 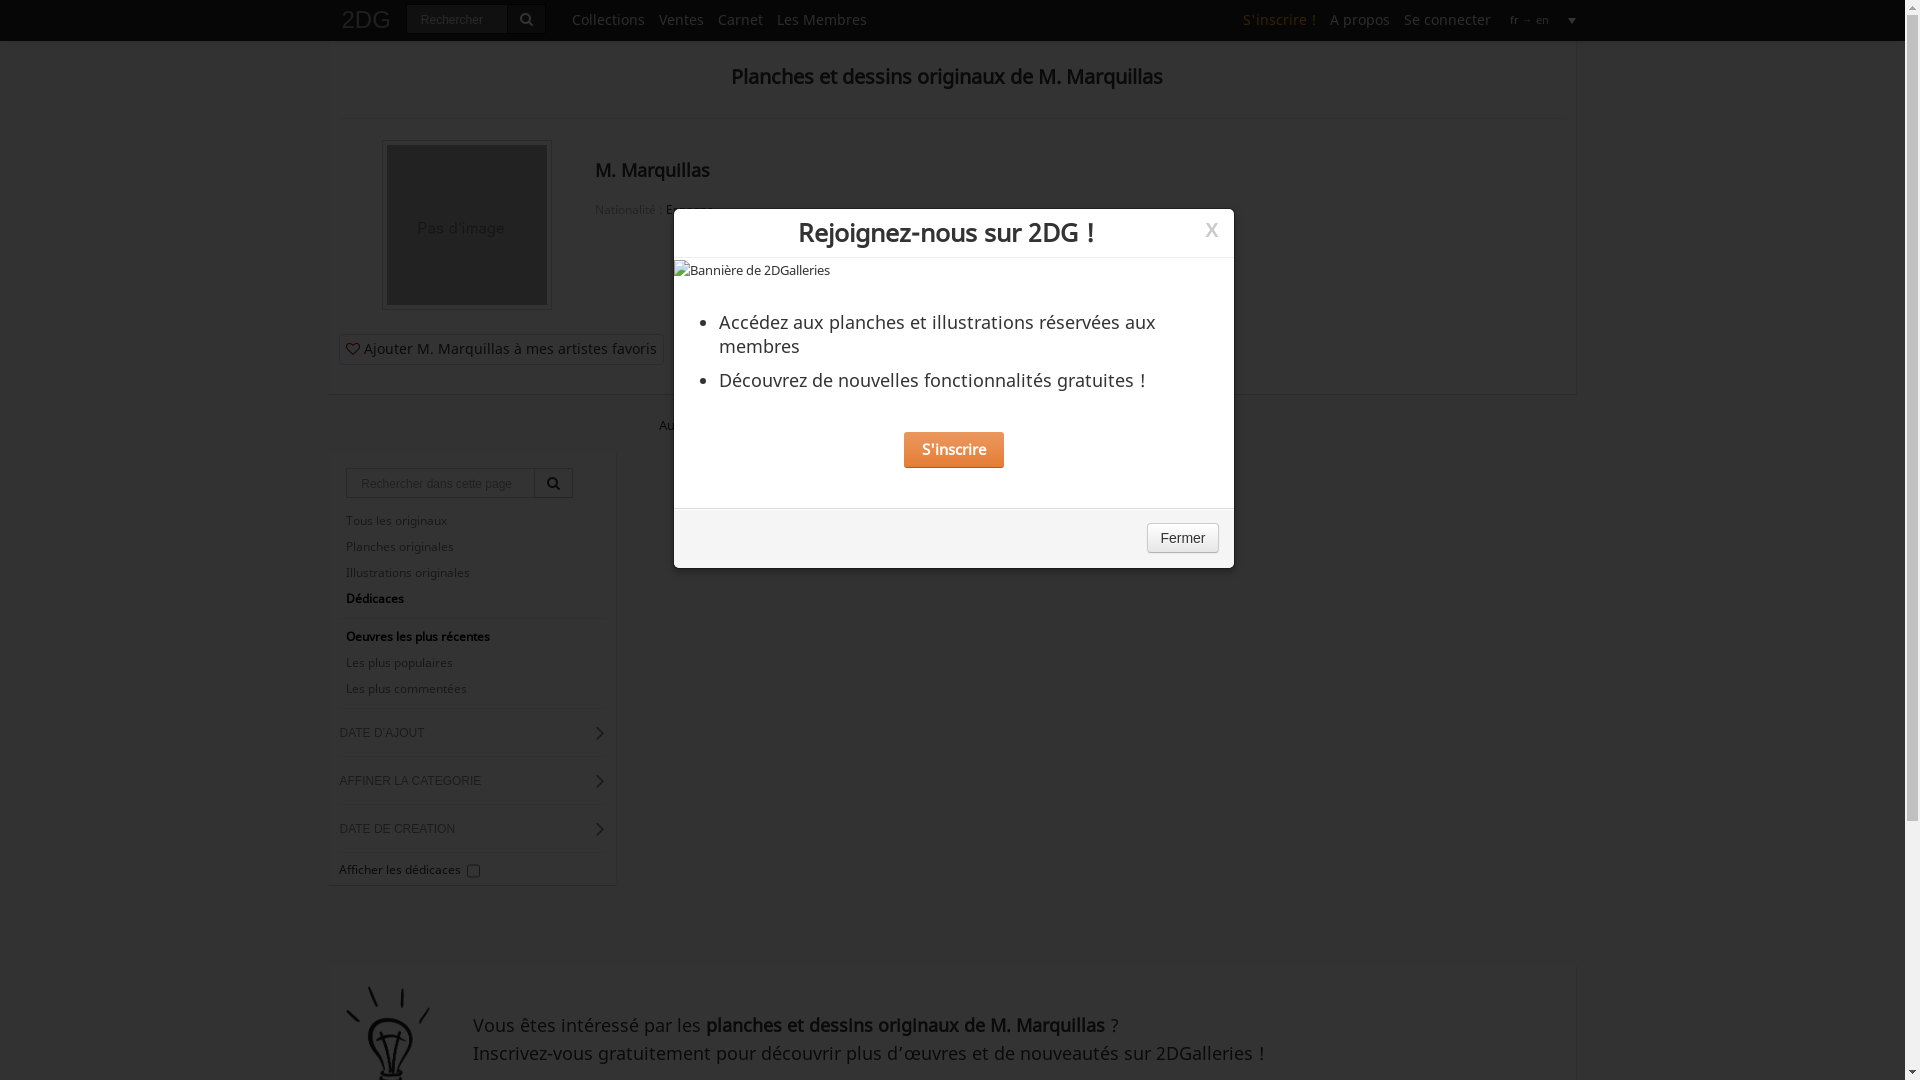 I want to click on 'Ventes', so click(x=652, y=18).